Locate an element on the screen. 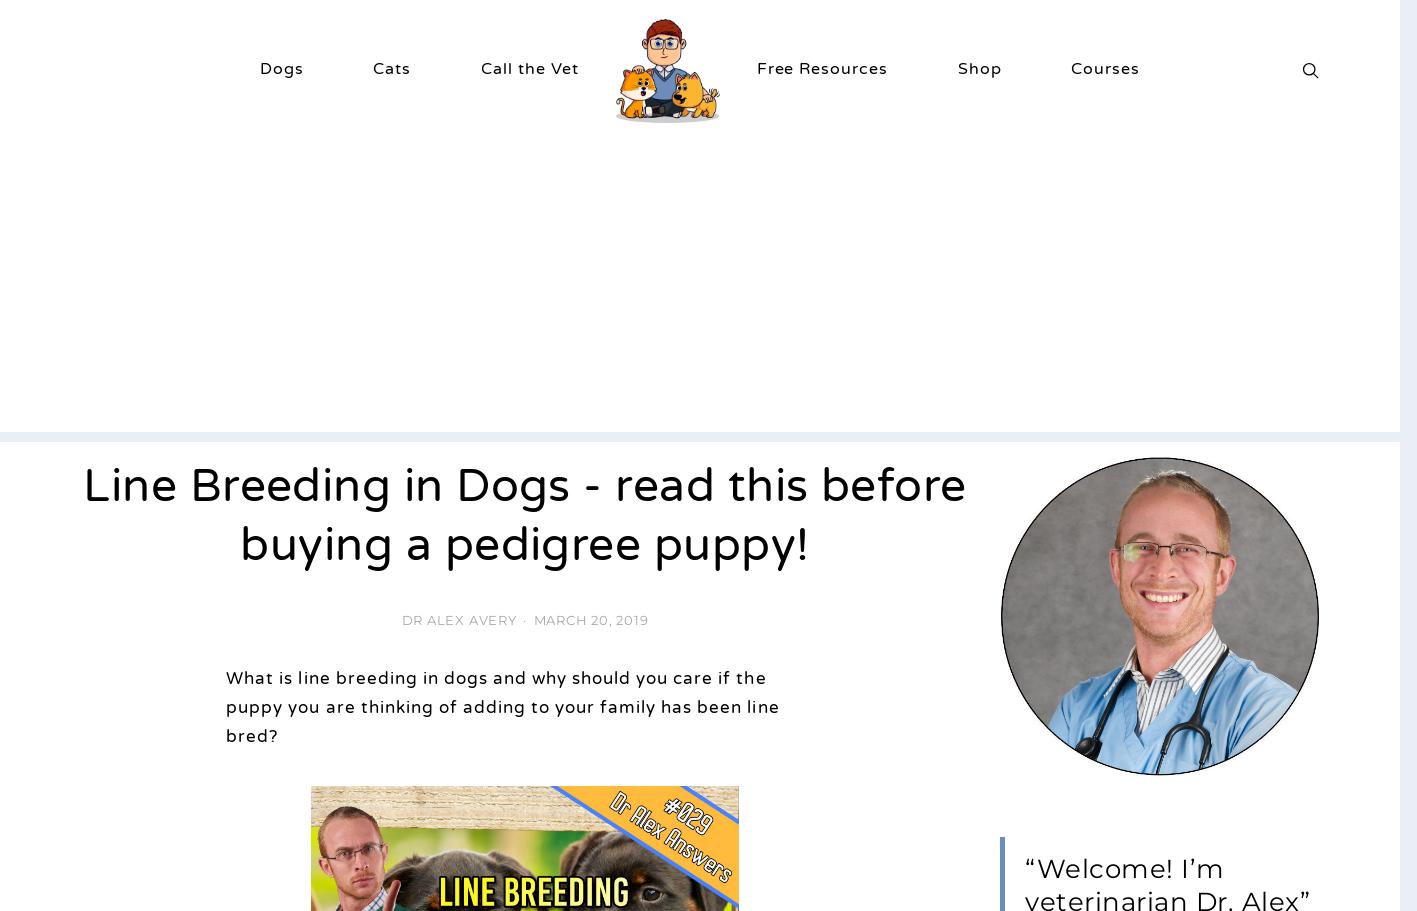  'Dogs' is located at coordinates (259, 66).